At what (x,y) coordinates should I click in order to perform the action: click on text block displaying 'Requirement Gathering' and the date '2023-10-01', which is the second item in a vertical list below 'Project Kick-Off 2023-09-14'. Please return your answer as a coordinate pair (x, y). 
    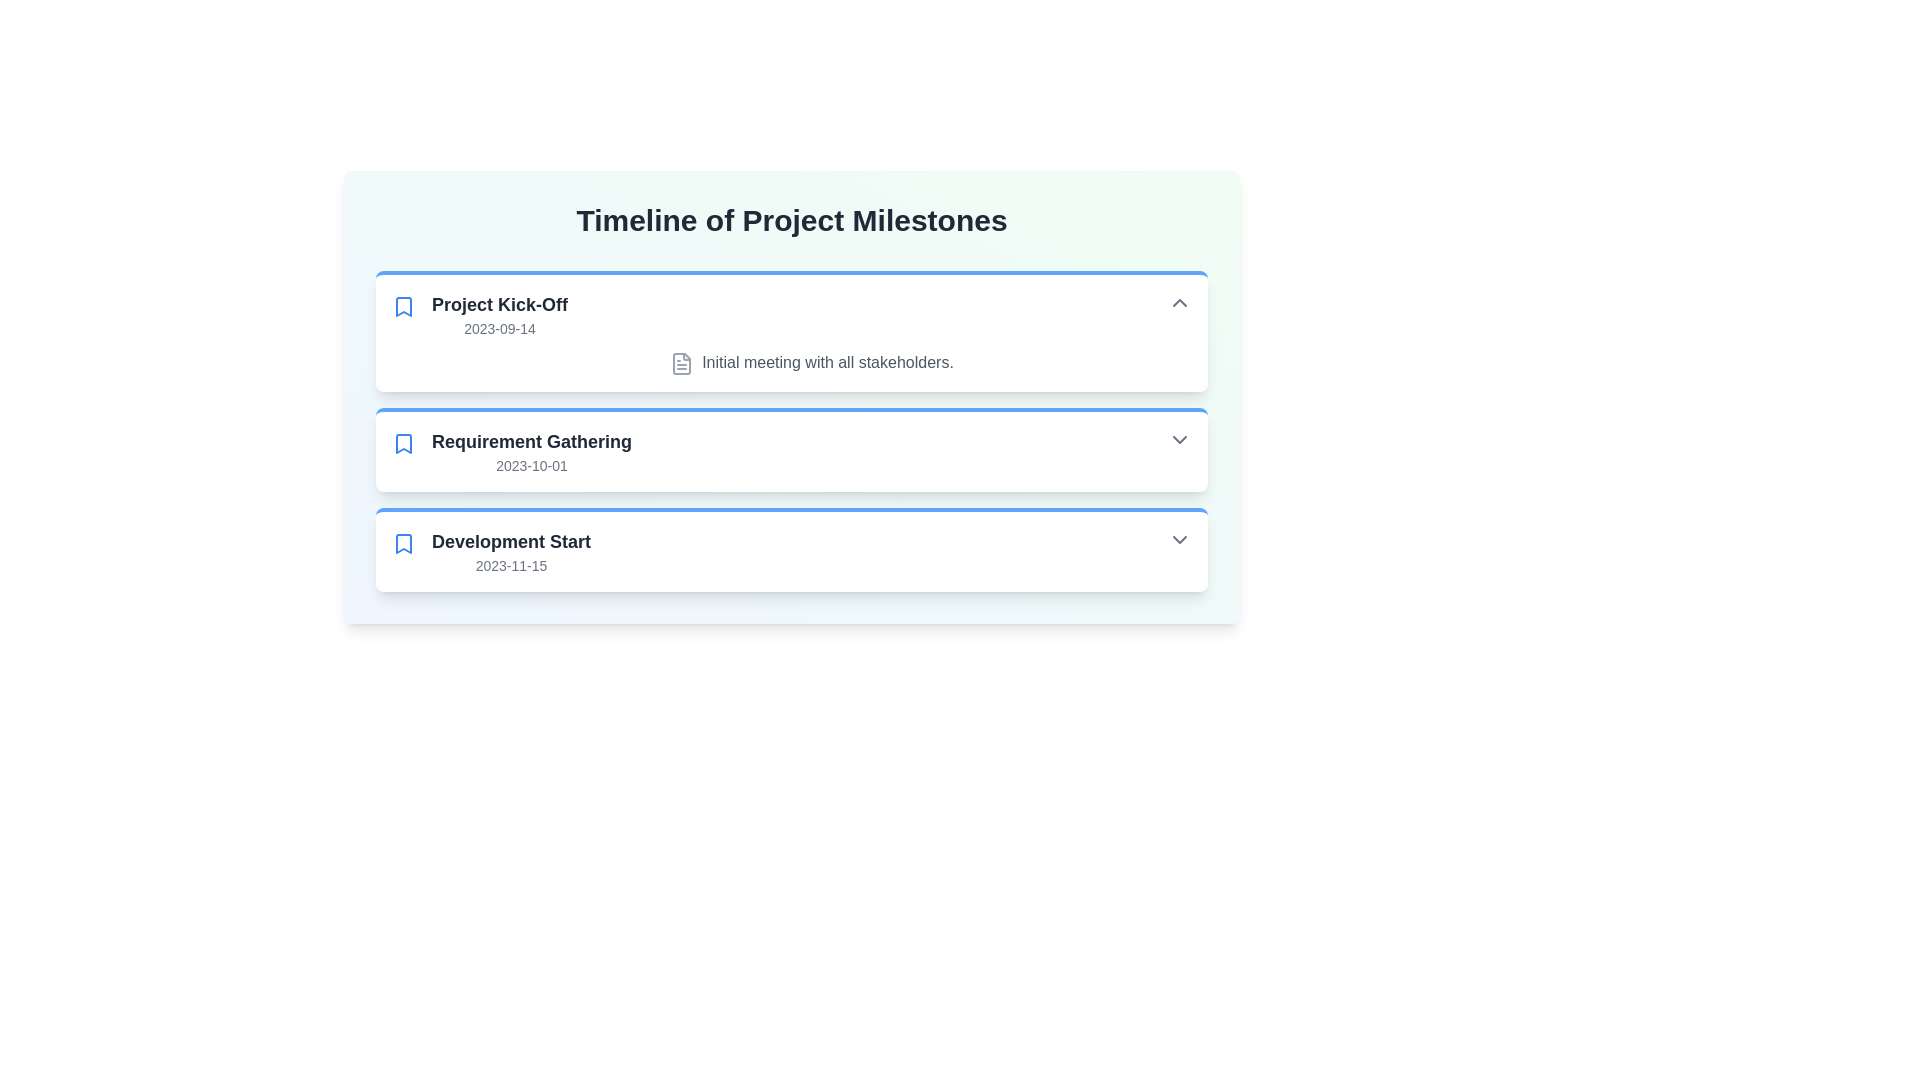
    Looking at the image, I should click on (532, 451).